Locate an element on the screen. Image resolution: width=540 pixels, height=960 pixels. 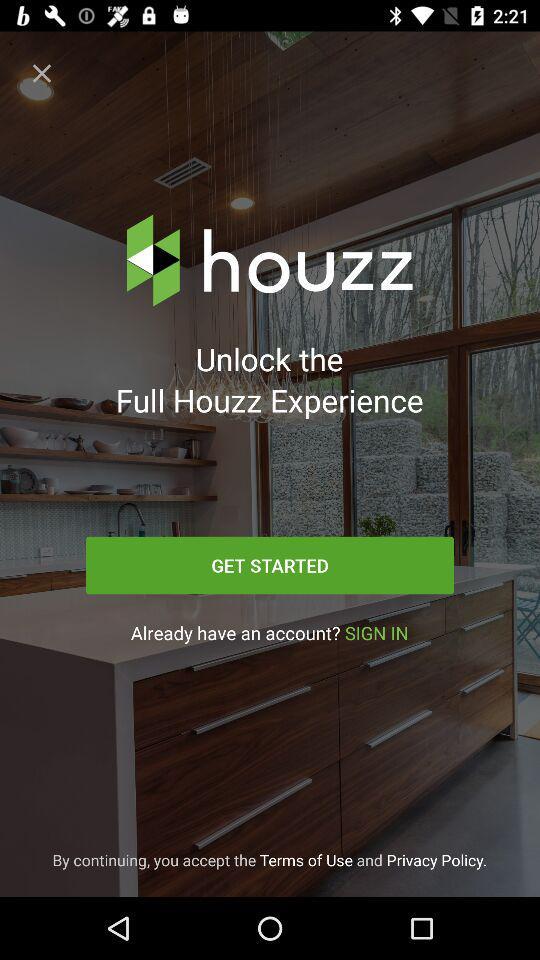
the by continuing you item is located at coordinates (269, 859).